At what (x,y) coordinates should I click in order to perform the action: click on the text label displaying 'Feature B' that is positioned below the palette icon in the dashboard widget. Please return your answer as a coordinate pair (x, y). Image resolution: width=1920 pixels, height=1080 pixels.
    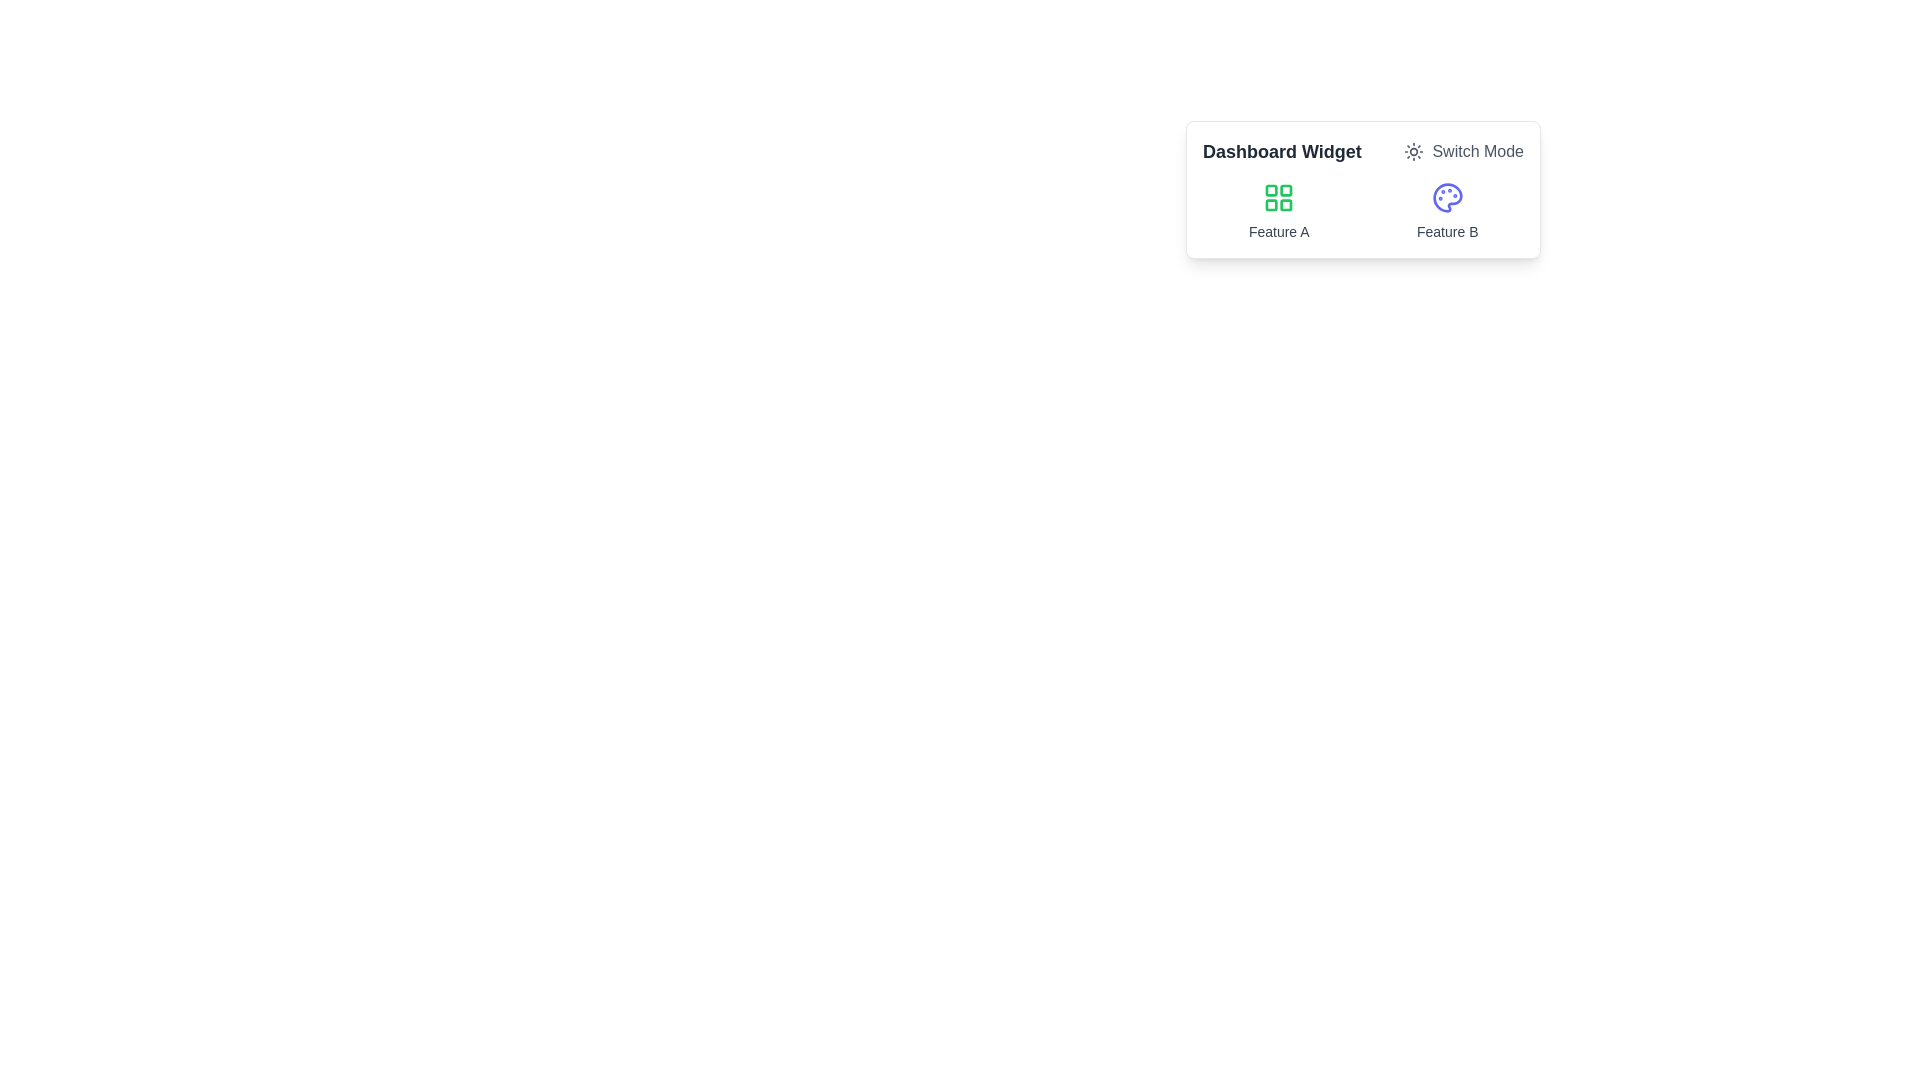
    Looking at the image, I should click on (1447, 230).